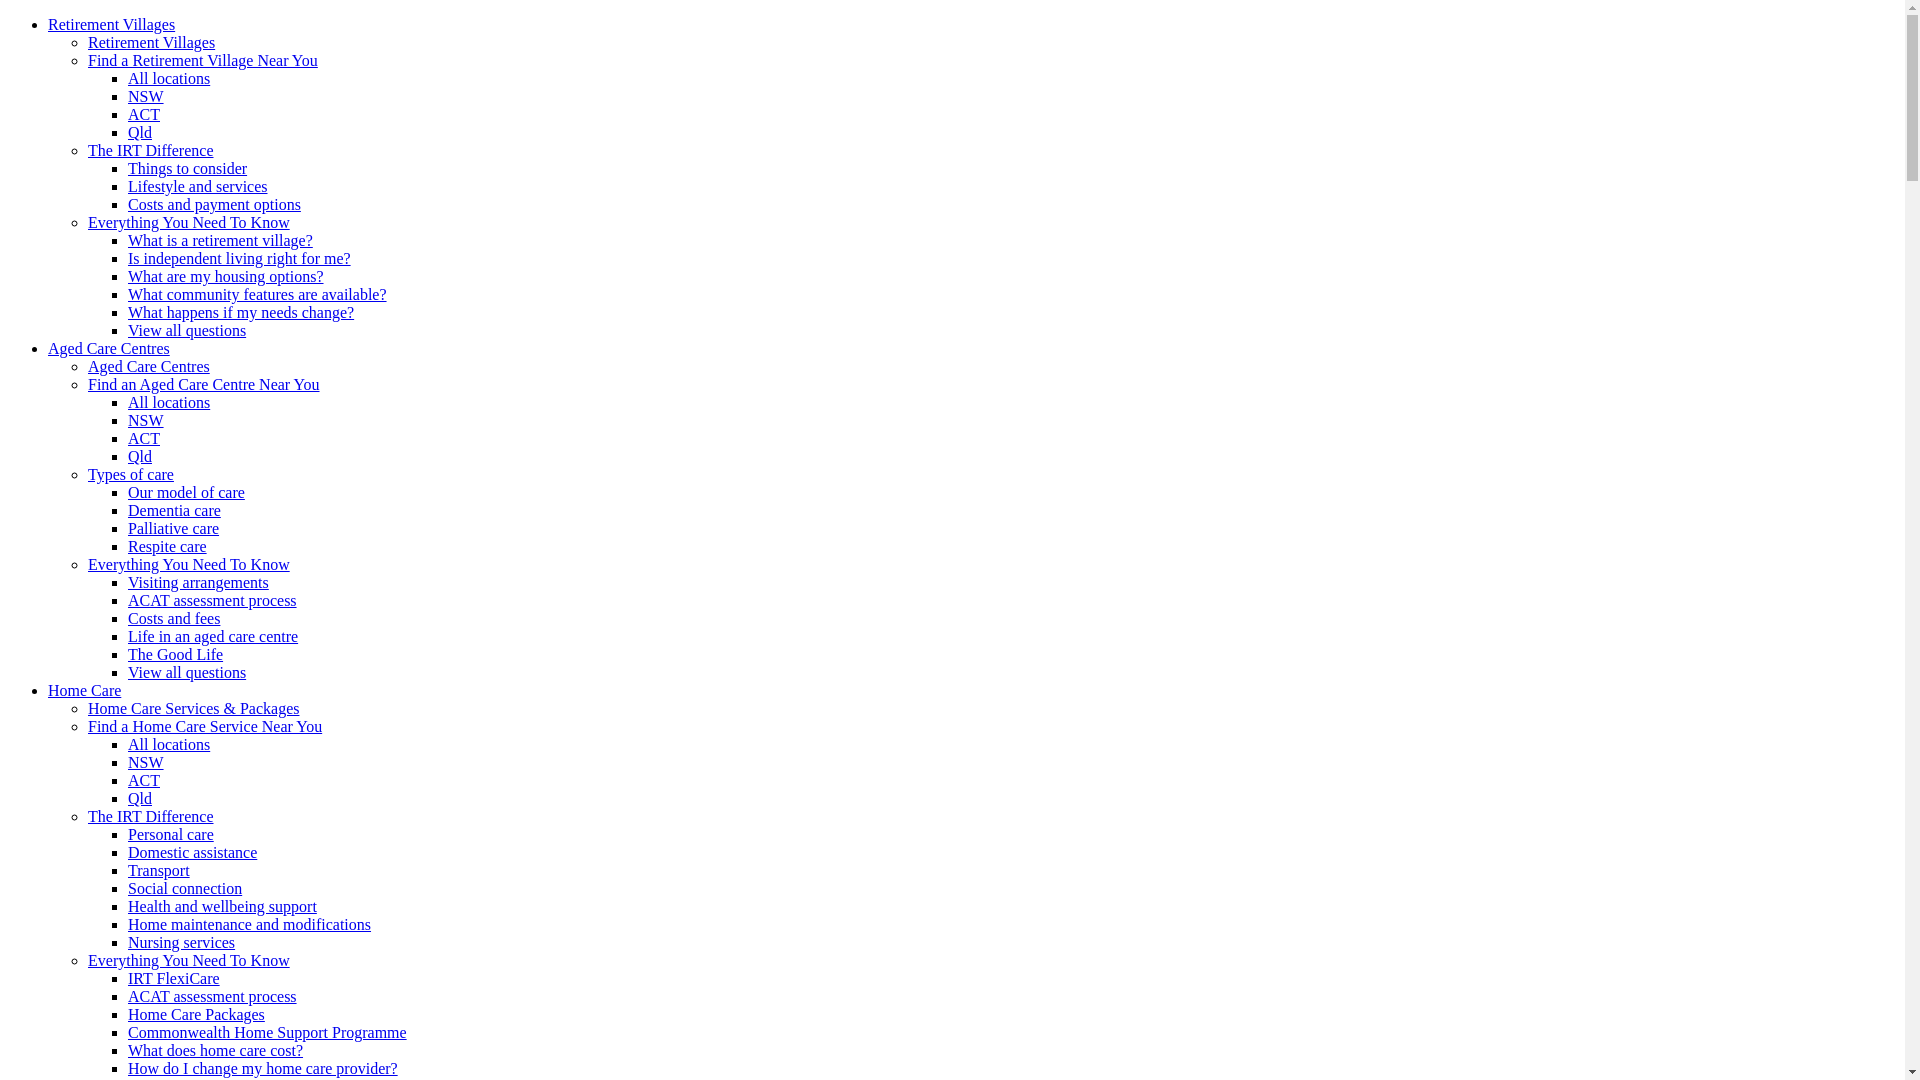 This screenshot has width=1920, height=1080. Describe the element at coordinates (197, 186) in the screenshot. I see `'Lifestyle and services'` at that location.